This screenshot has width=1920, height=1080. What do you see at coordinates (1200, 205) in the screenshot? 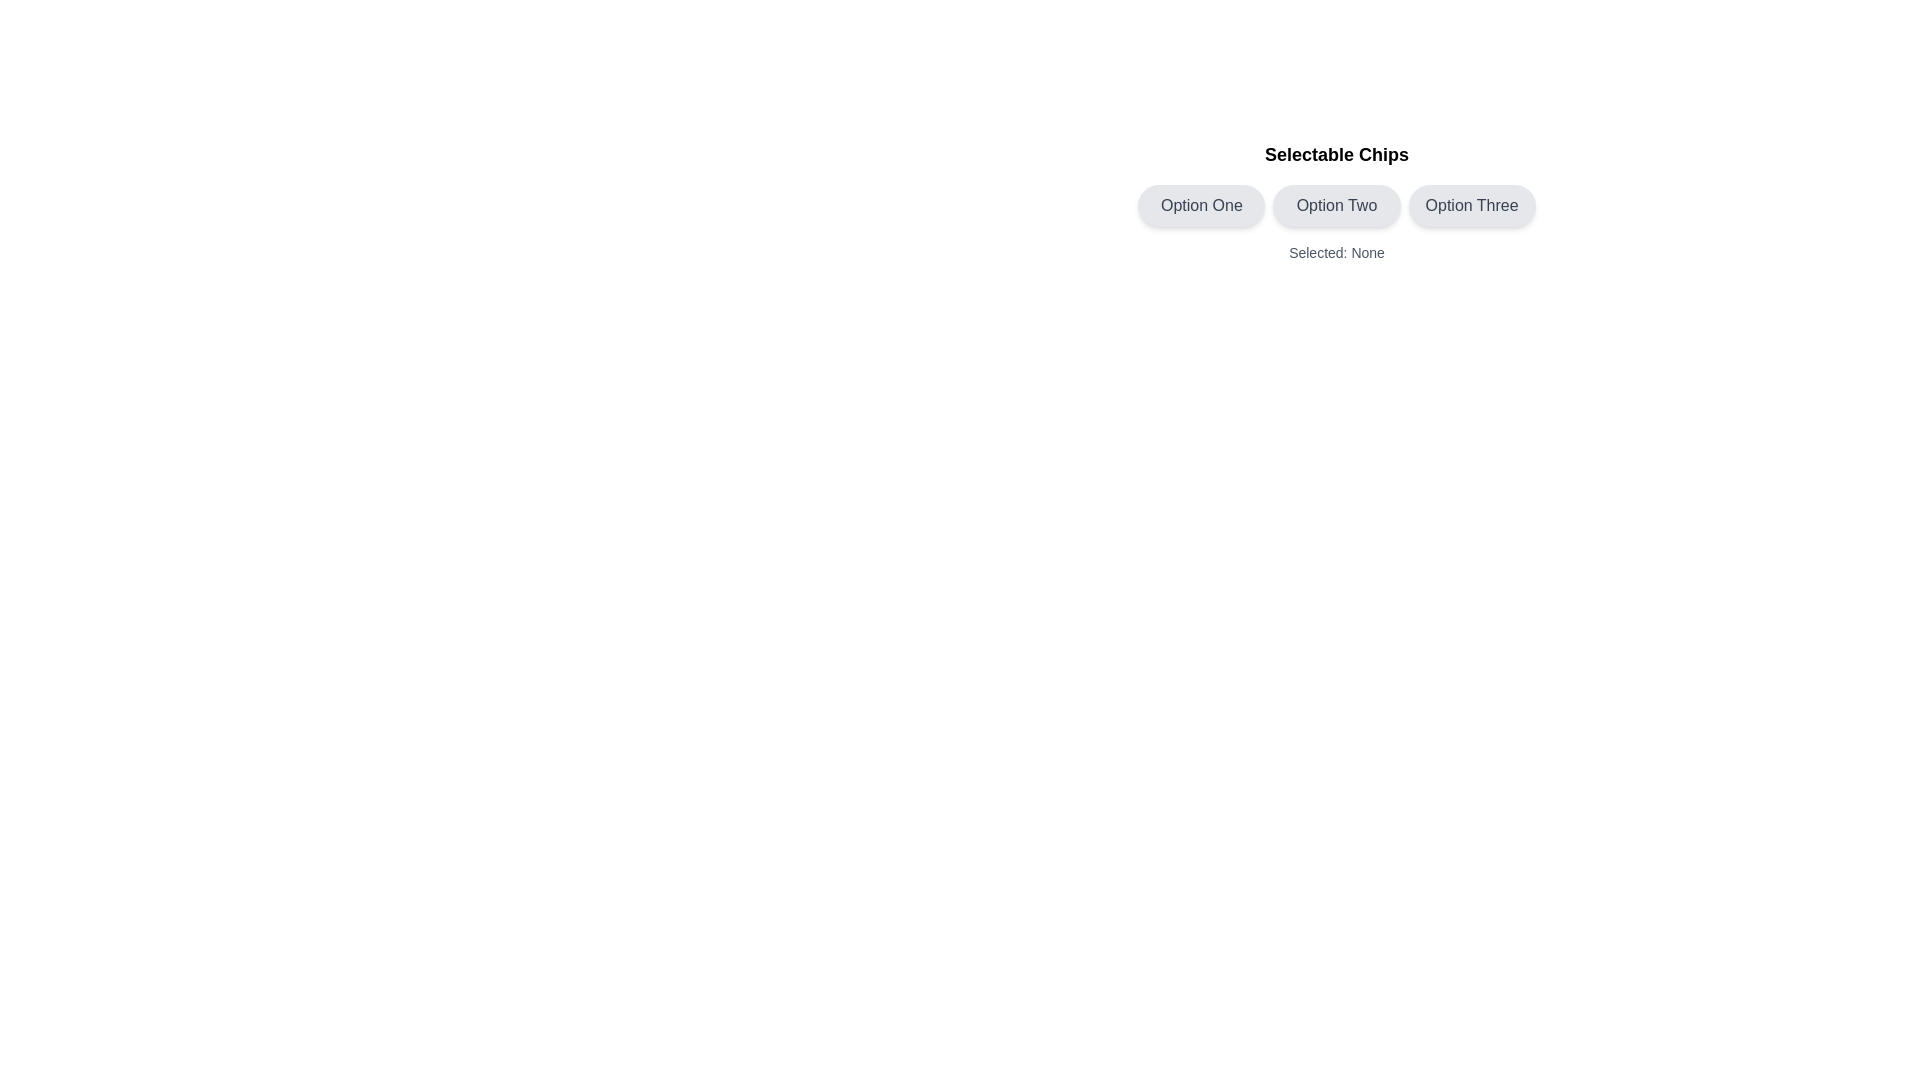
I see `the first selectable button labeled 'Option One' under the 'Selectable Chips' header` at bounding box center [1200, 205].